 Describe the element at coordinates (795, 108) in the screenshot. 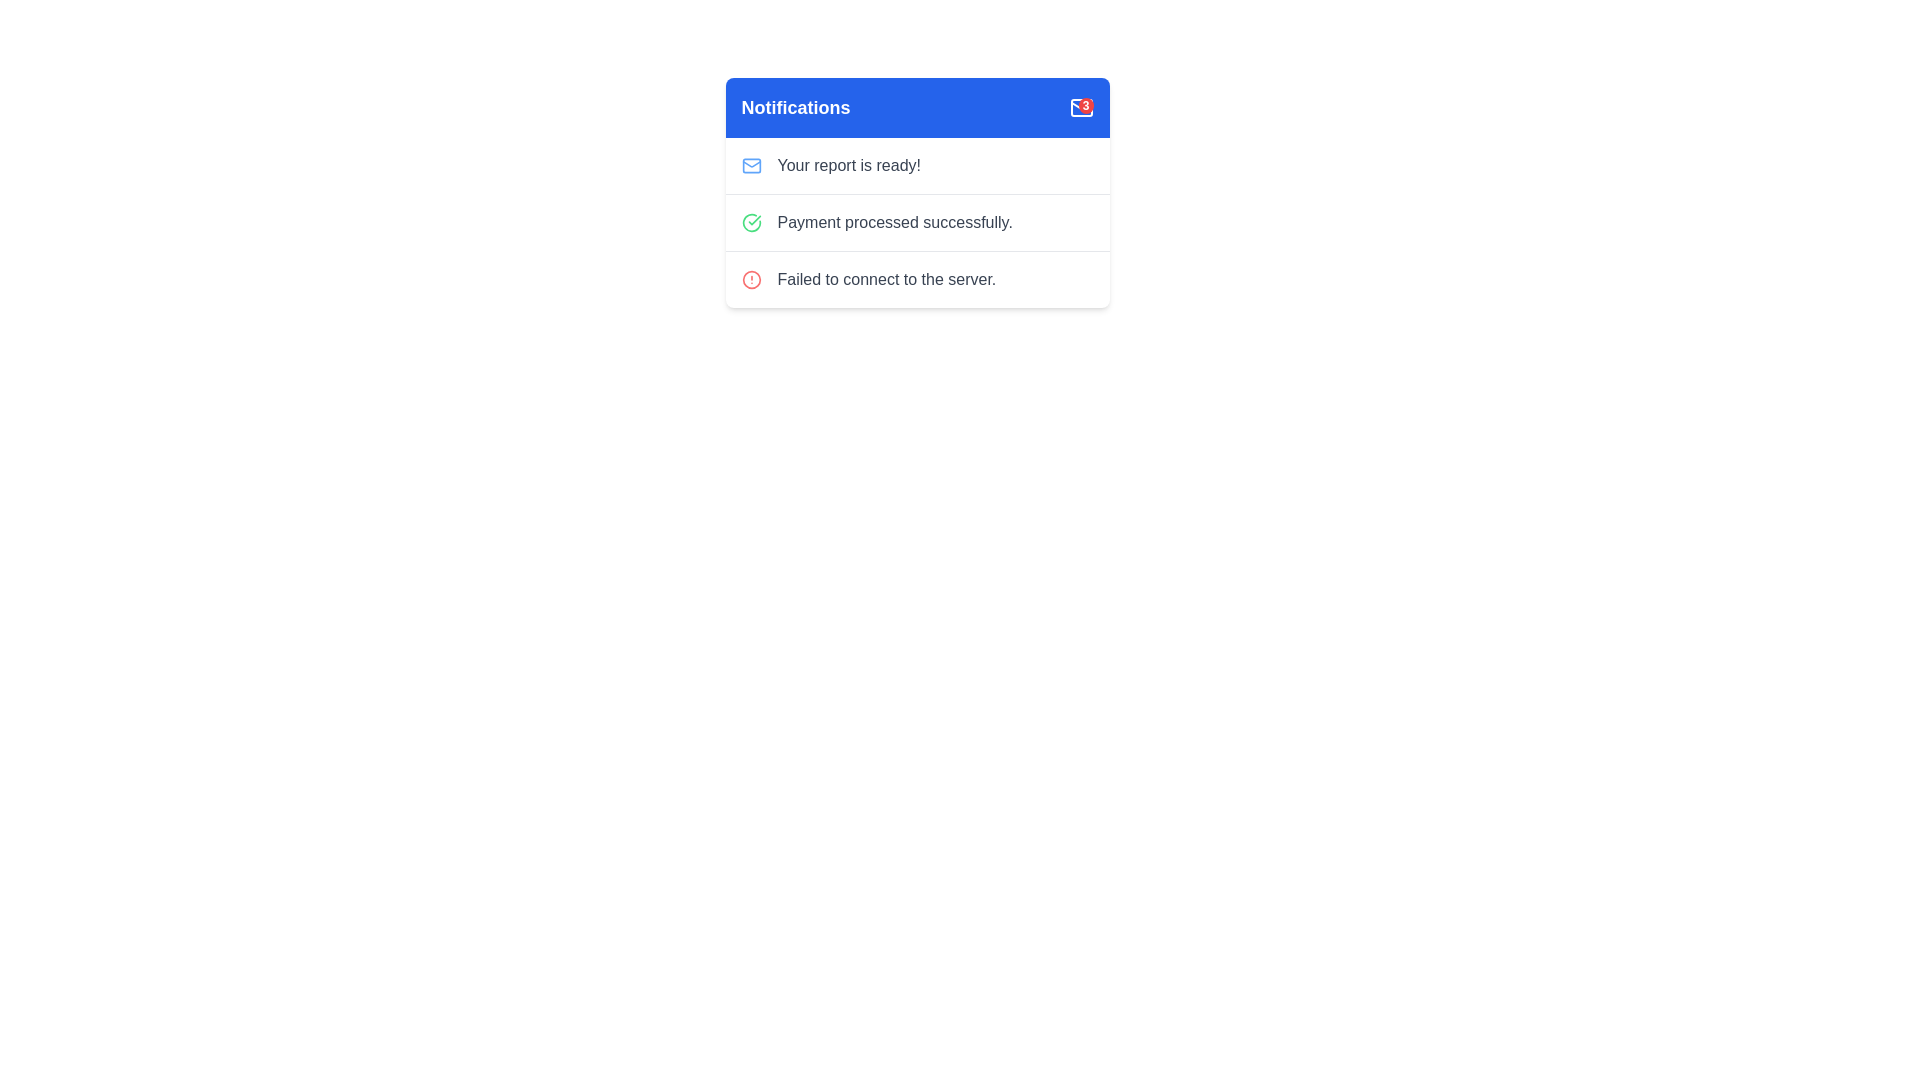

I see `the text label indicating the notifications section, located in the upper-left part of the header section with a blue background` at that location.